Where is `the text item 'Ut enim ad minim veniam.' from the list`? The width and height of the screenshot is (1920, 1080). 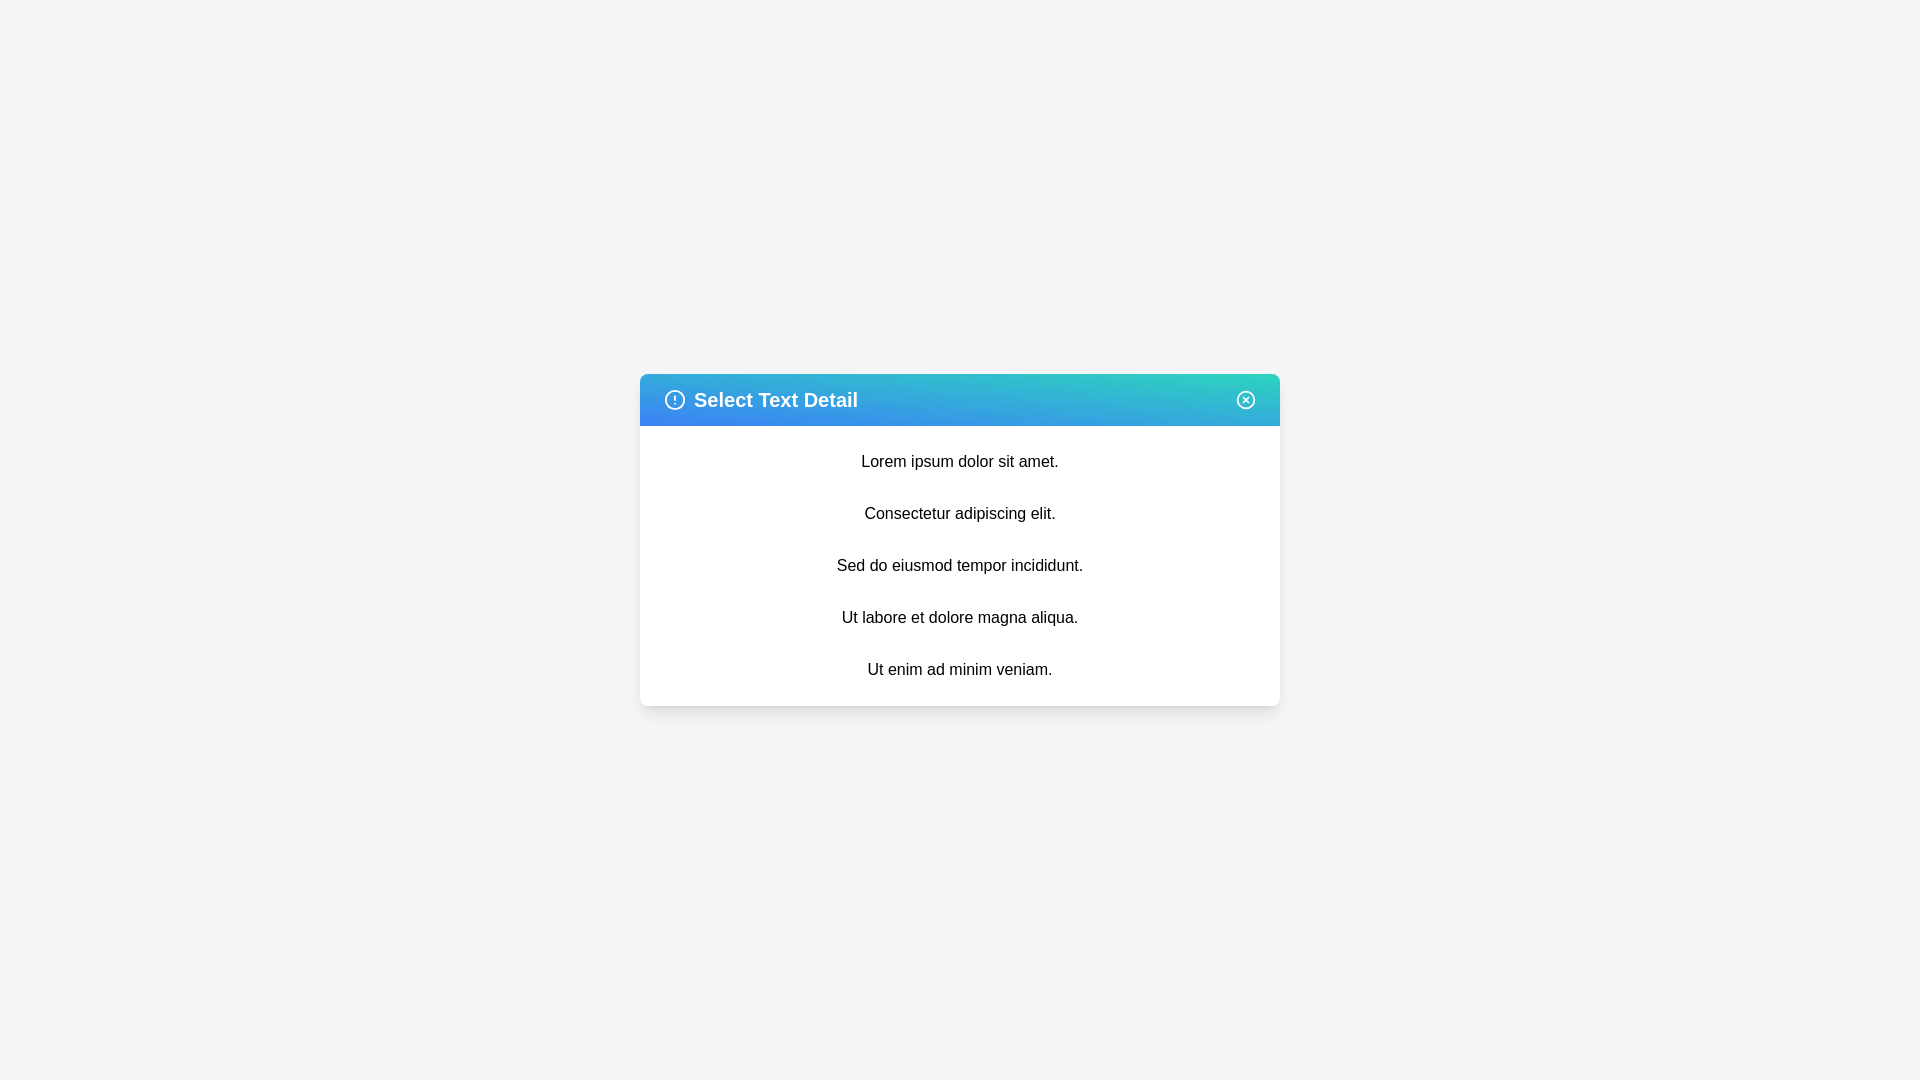 the text item 'Ut enim ad minim veniam.' from the list is located at coordinates (960, 670).